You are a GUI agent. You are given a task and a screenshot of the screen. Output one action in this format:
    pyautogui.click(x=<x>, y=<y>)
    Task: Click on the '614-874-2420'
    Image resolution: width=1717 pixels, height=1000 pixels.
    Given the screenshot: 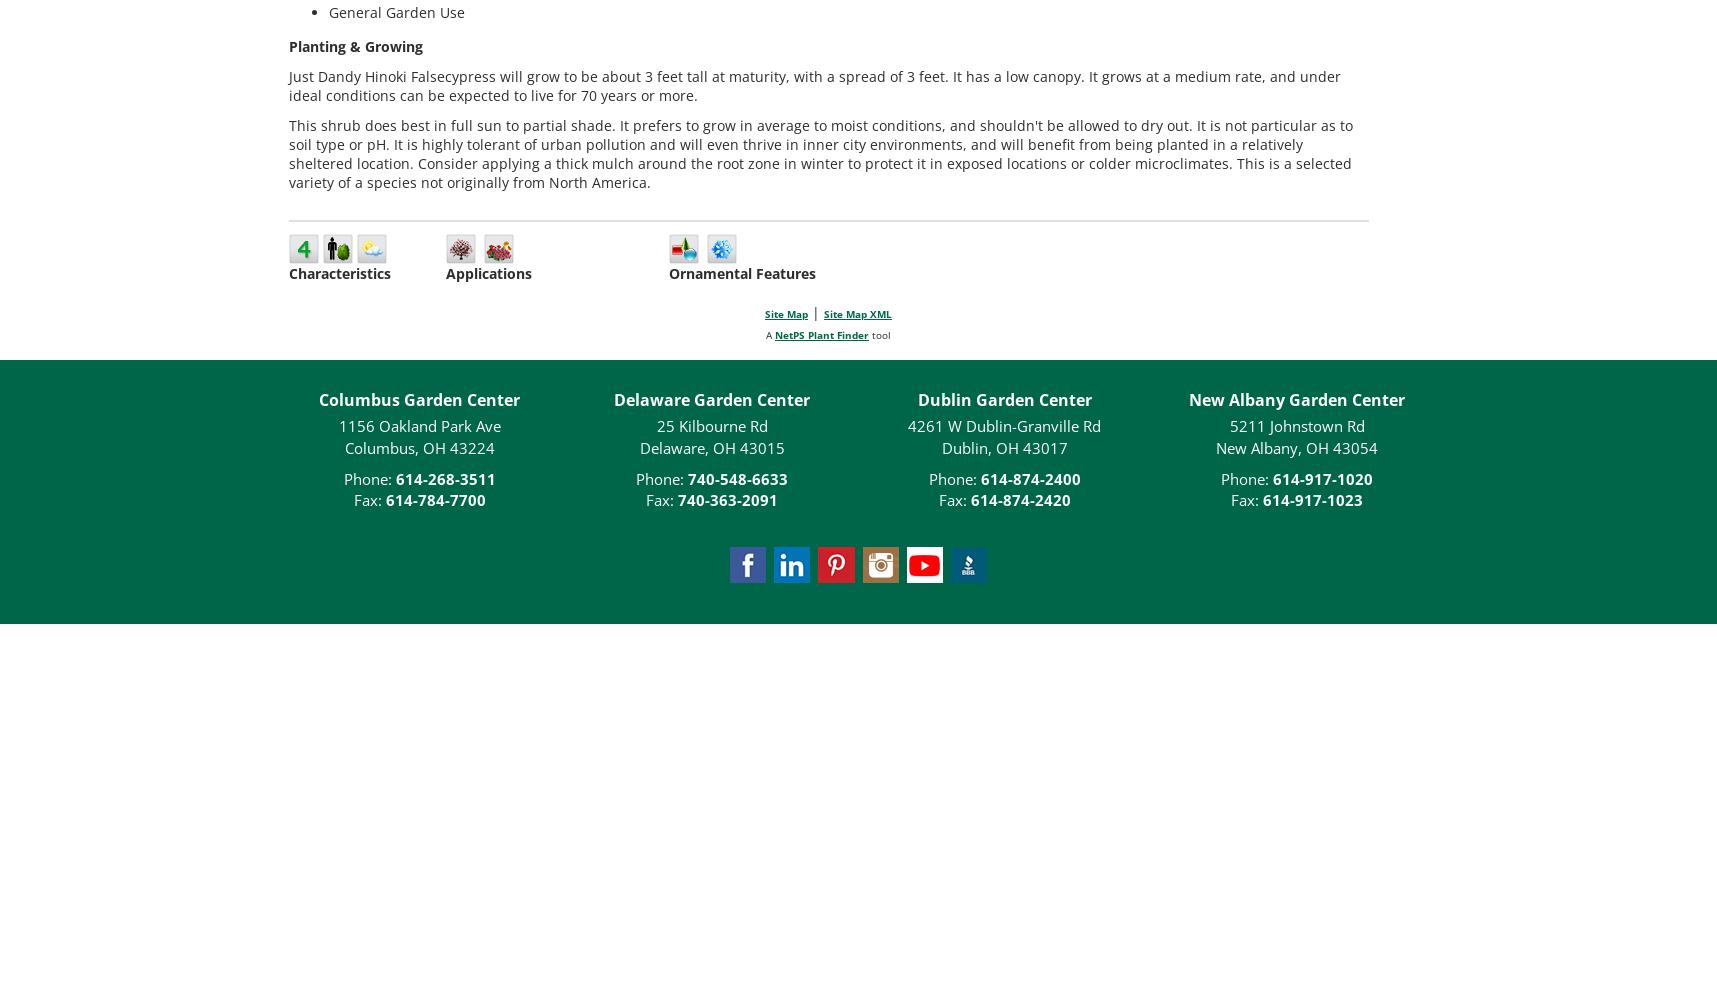 What is the action you would take?
    pyautogui.click(x=1019, y=500)
    